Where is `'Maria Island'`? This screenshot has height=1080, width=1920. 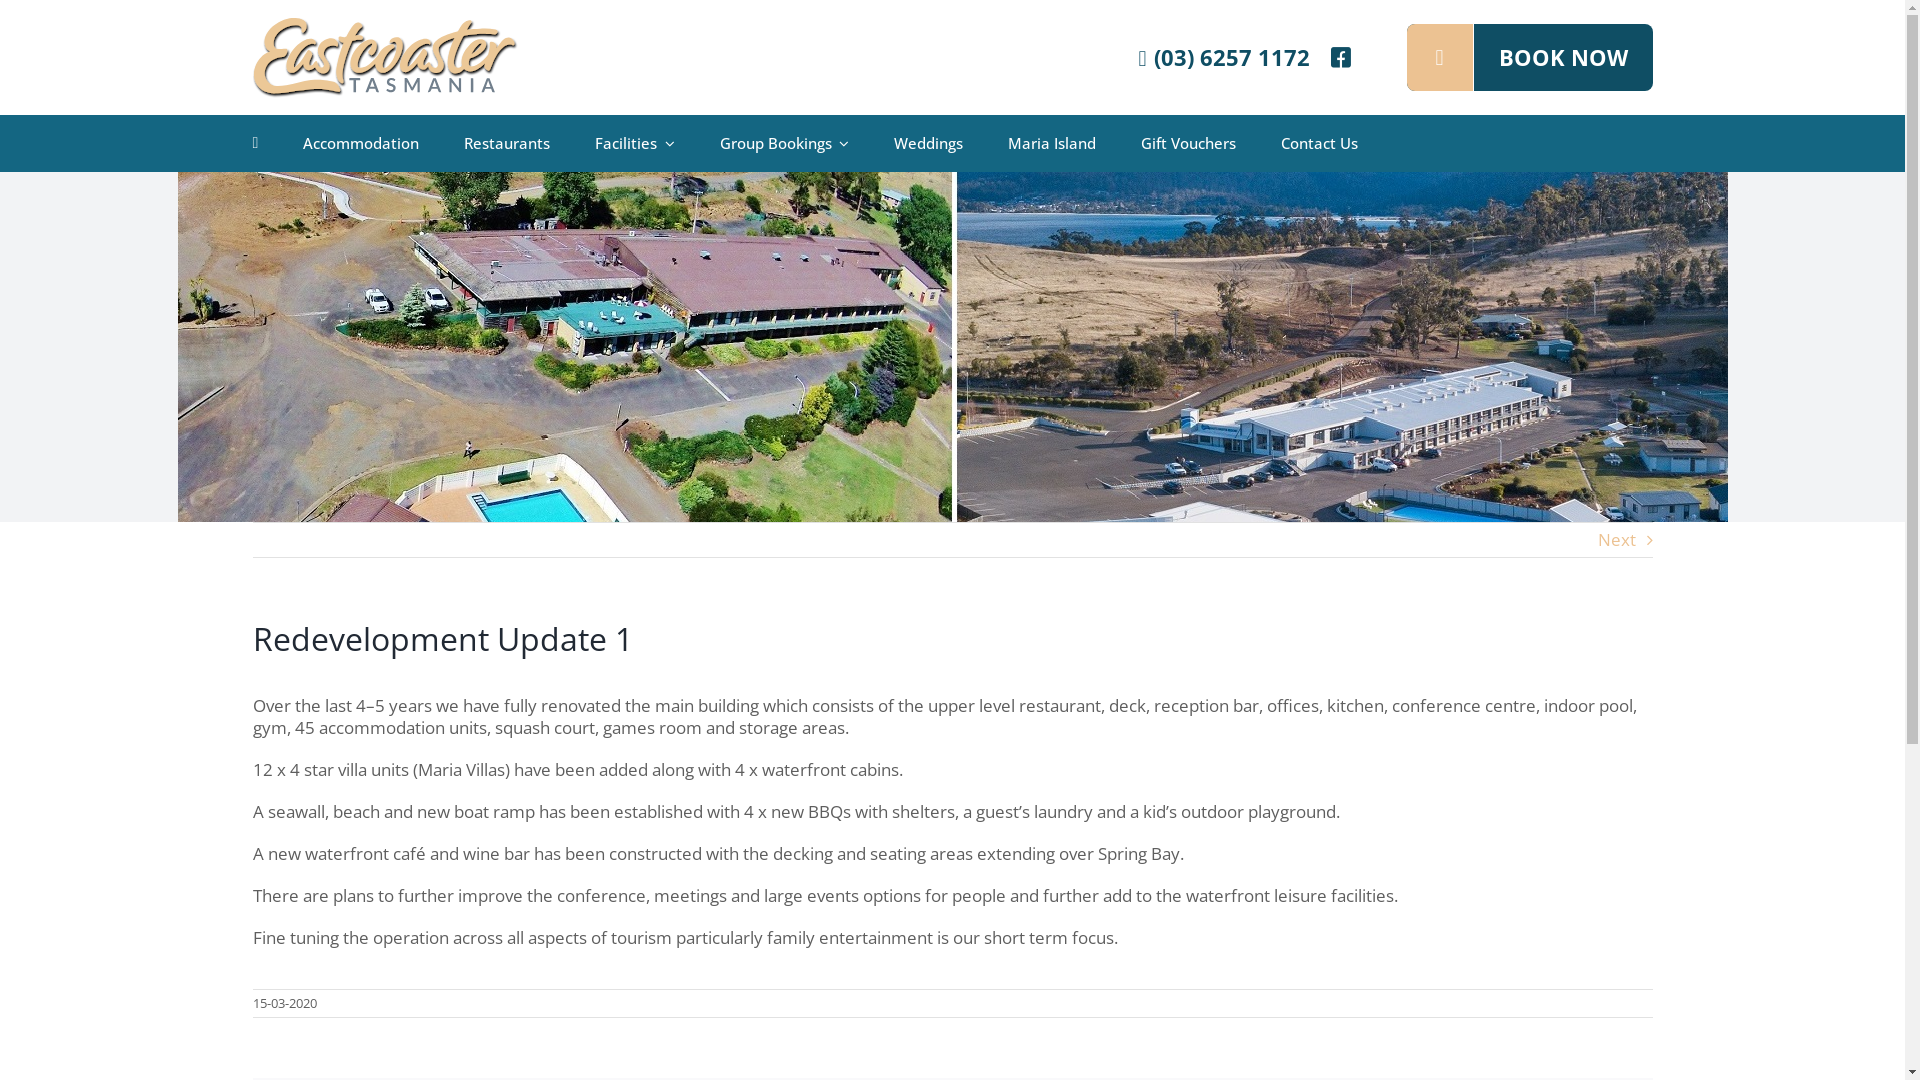 'Maria Island' is located at coordinates (1050, 142).